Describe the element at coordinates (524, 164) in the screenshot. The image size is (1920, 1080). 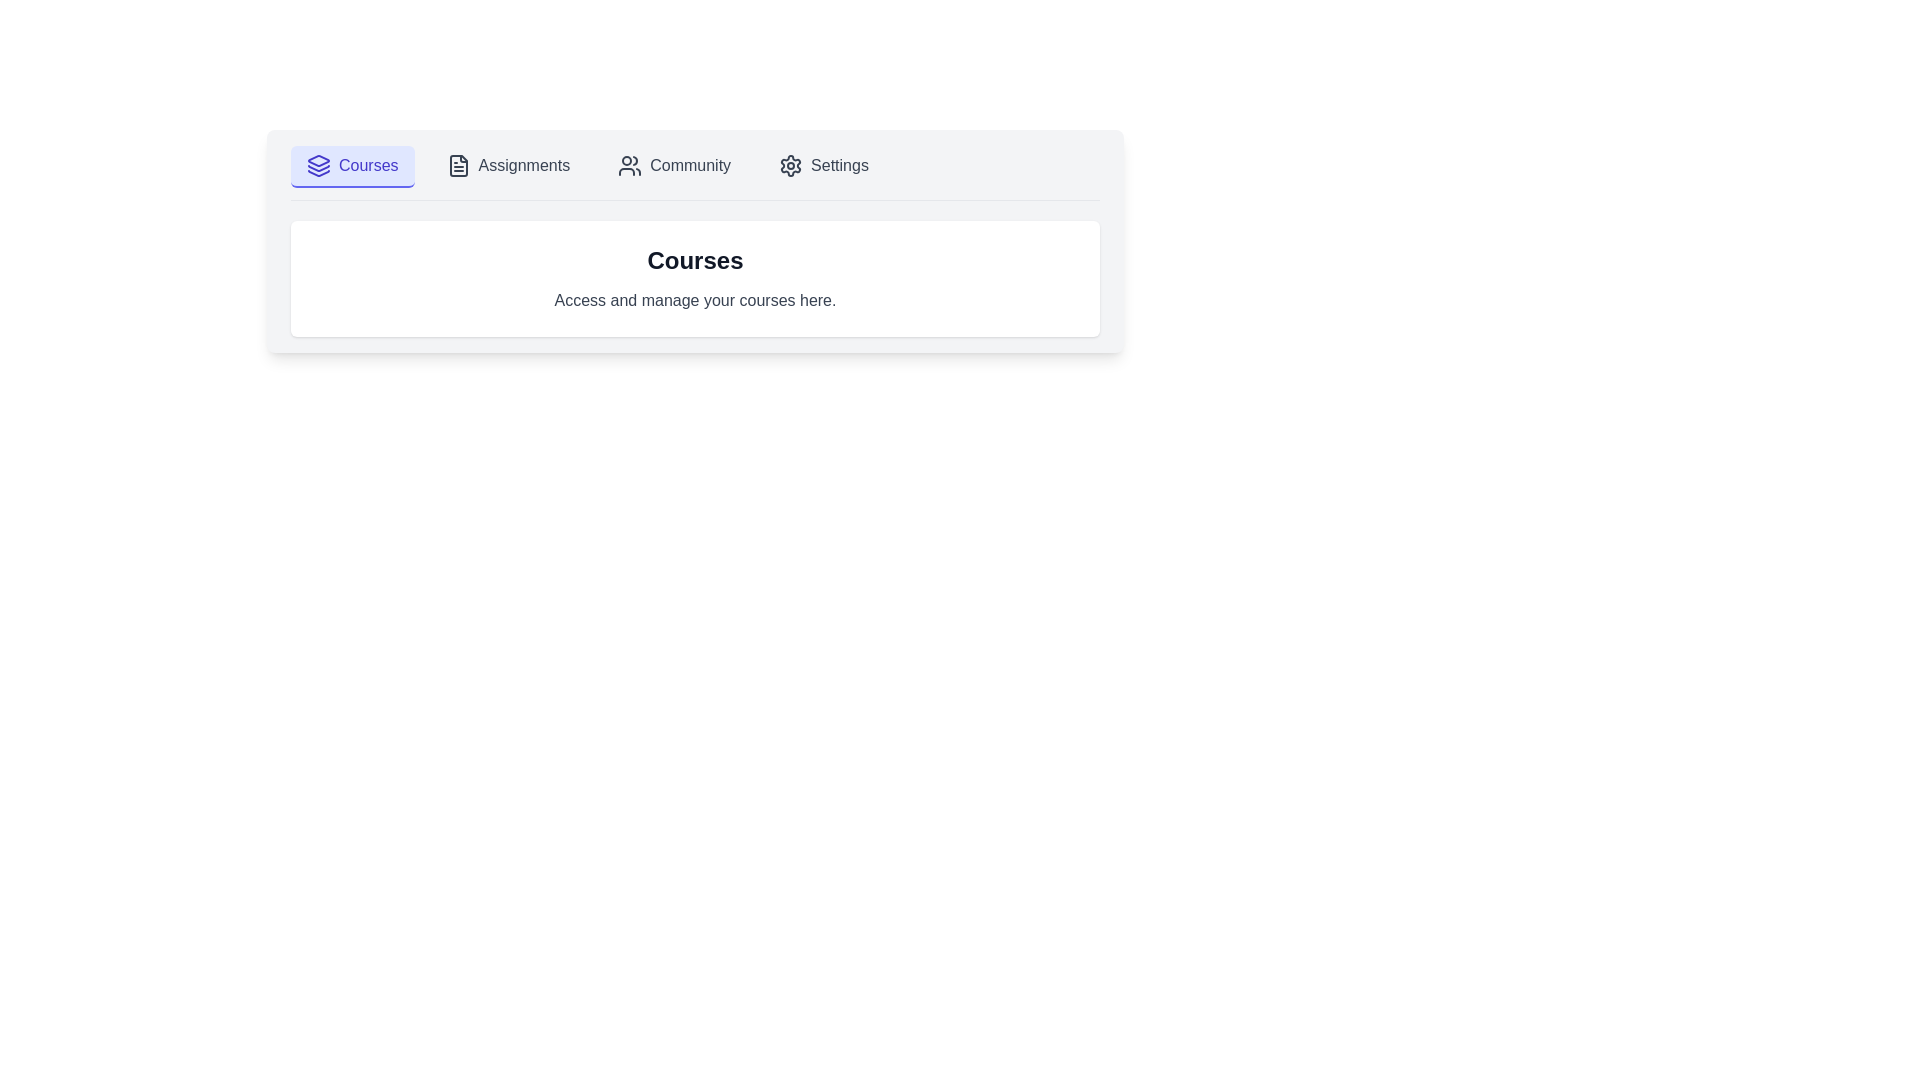
I see `the 'Assignments' text label in the top menu bar to trigger a visual change` at that location.